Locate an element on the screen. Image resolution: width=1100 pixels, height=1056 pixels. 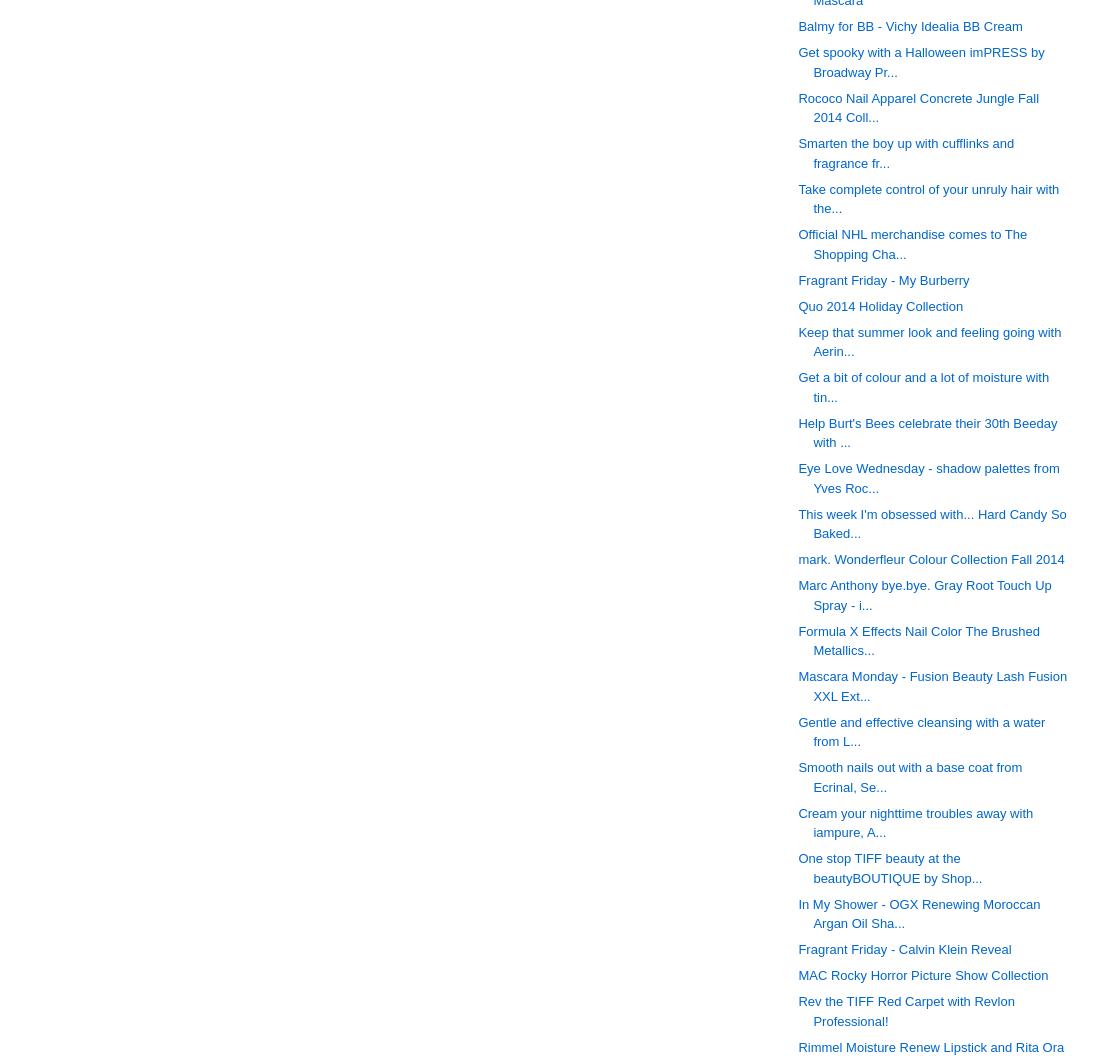
'Formula X Effects Nail Color The Brushed Metallics...' is located at coordinates (918, 639).